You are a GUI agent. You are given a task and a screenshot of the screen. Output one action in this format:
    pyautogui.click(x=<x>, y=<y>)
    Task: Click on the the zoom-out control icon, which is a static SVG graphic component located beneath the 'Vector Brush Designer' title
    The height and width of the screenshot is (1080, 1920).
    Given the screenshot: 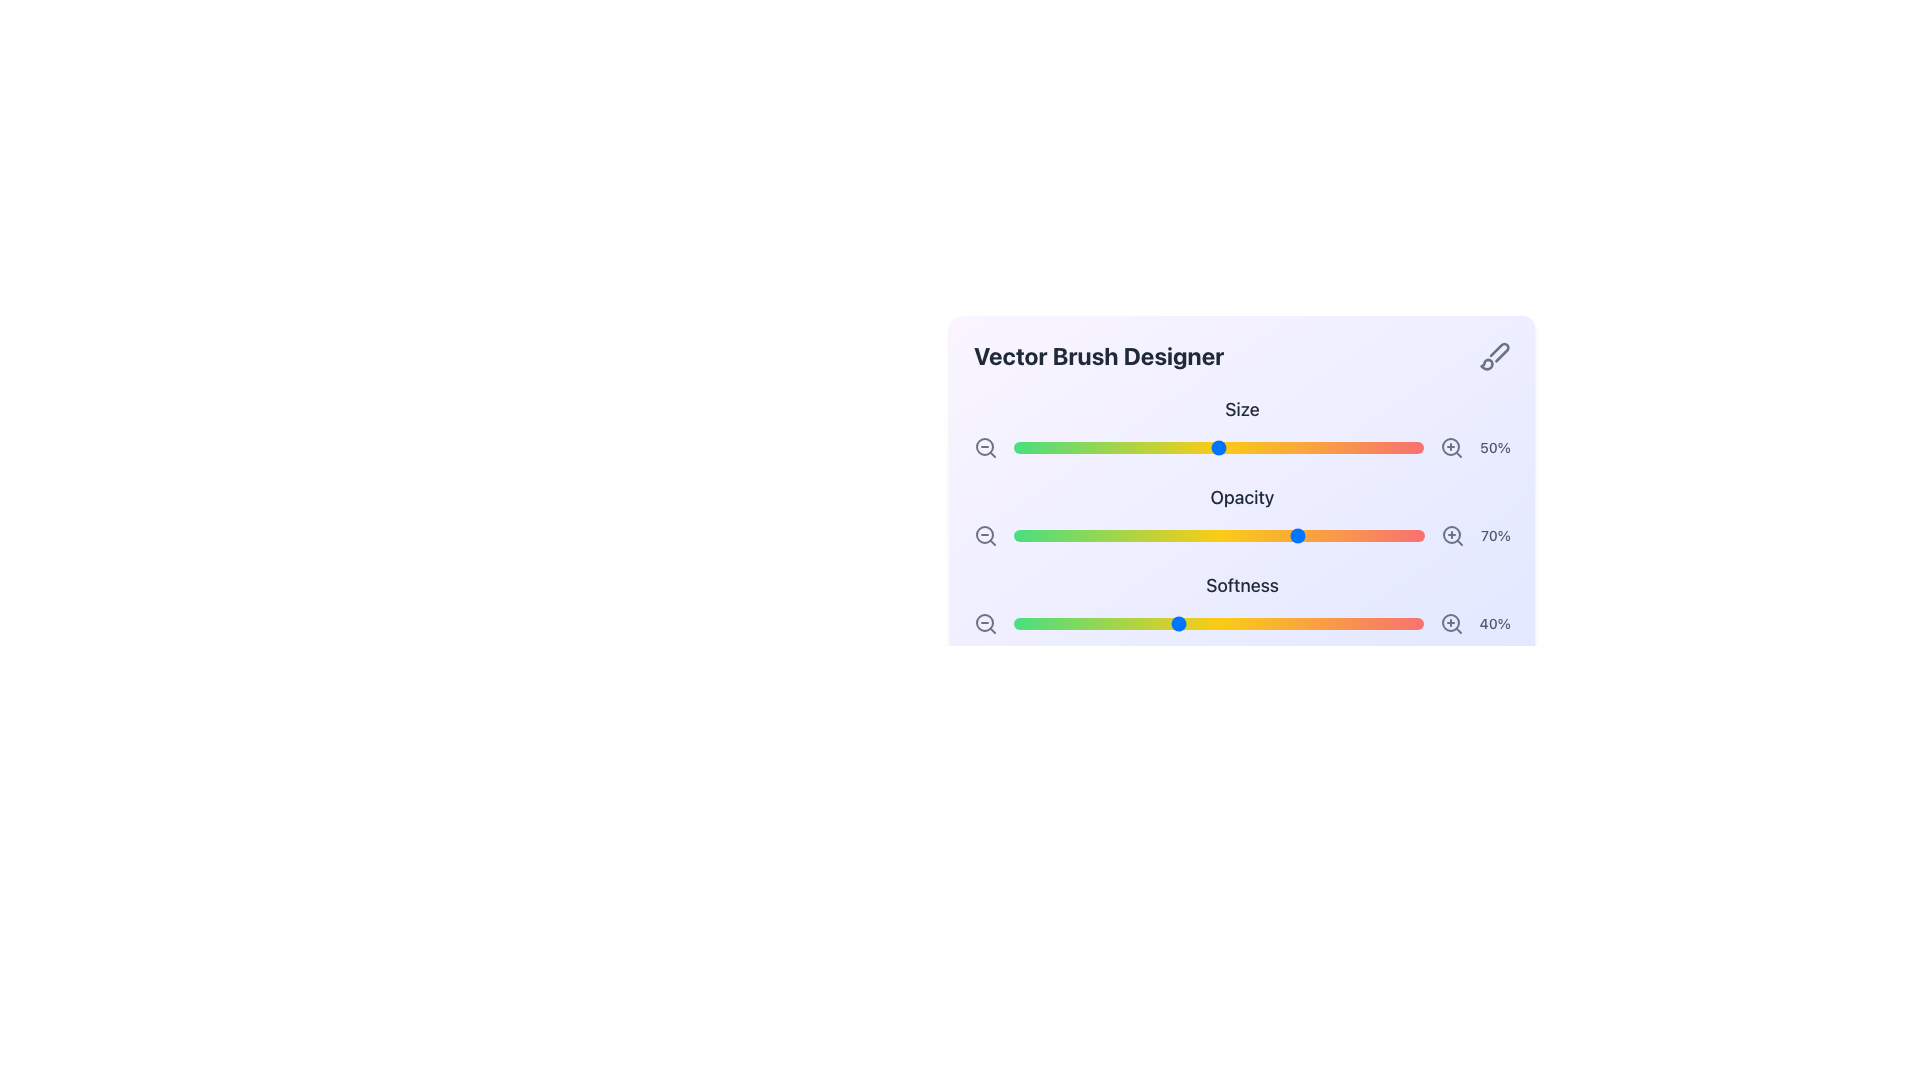 What is the action you would take?
    pyautogui.click(x=984, y=534)
    